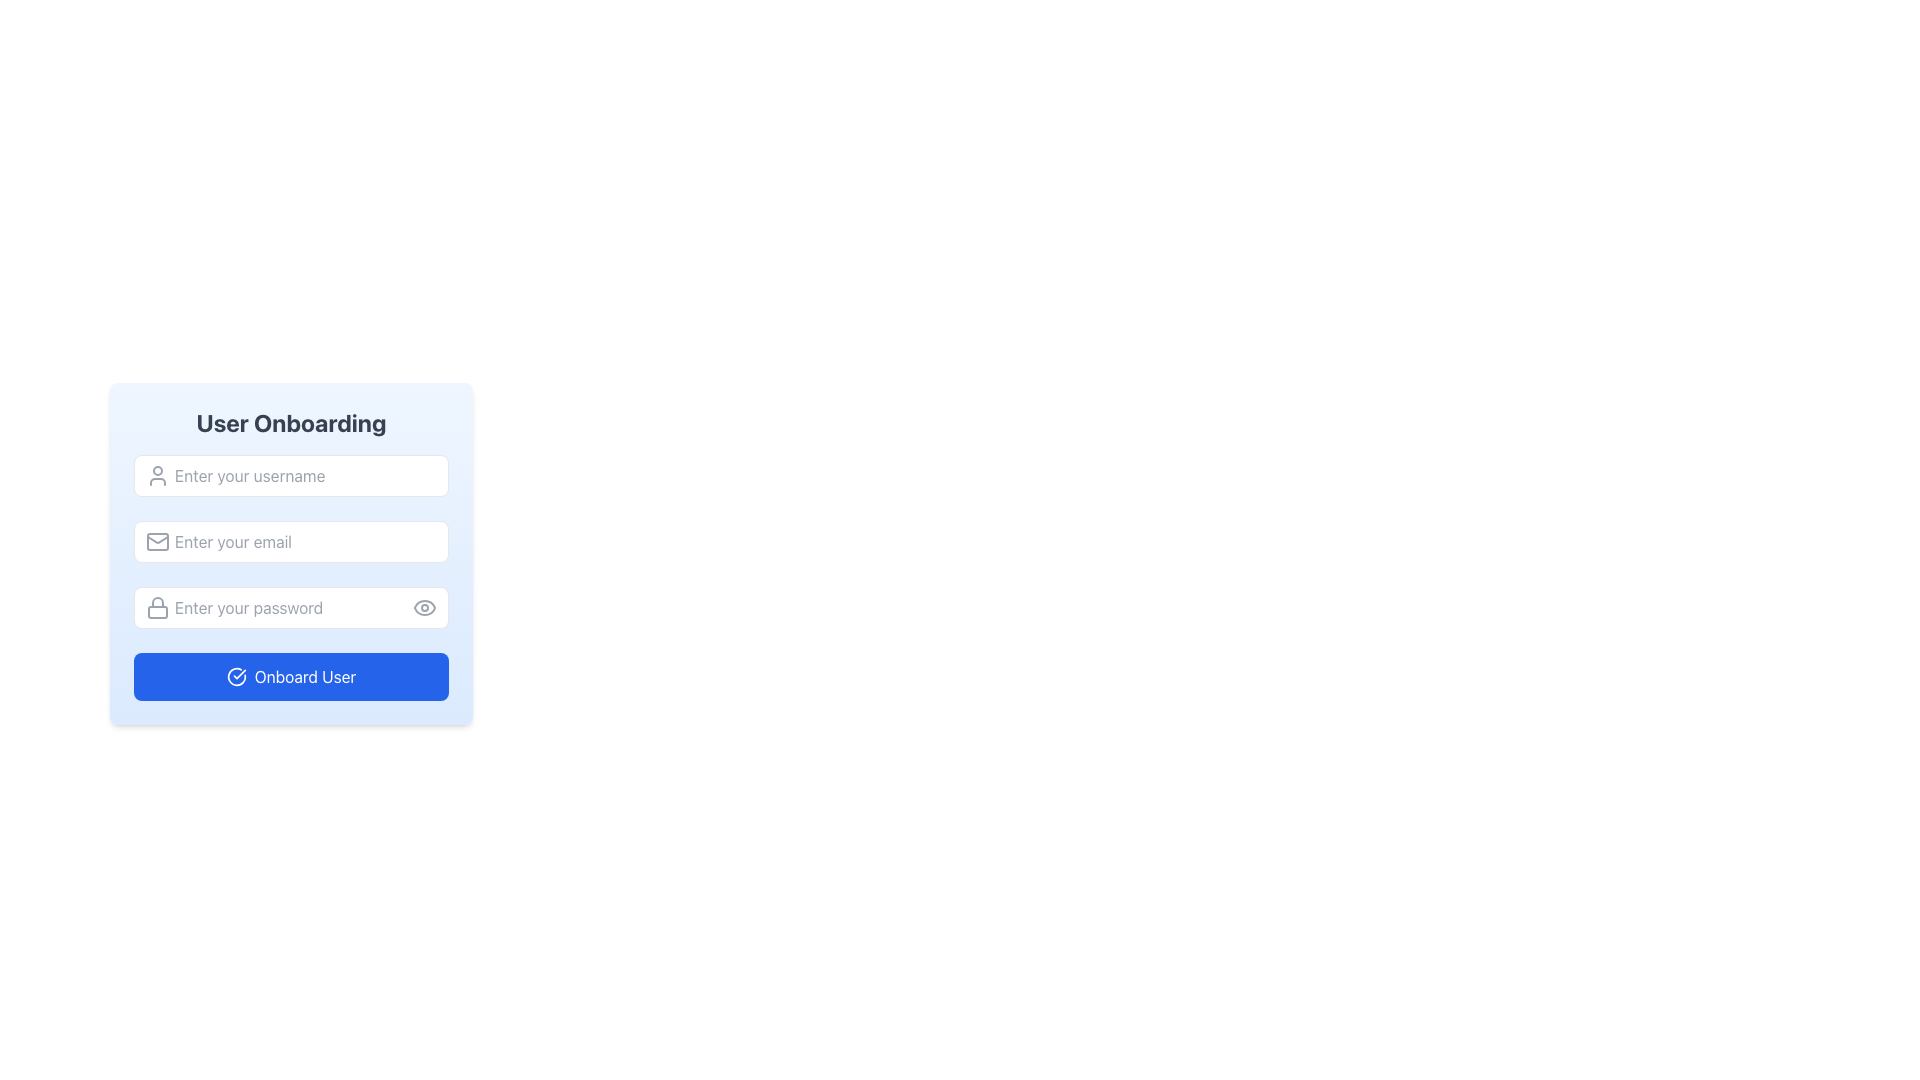 The width and height of the screenshot is (1920, 1080). I want to click on the small gray user icon located to the far left inside the username input field in the 'User Onboarding' section, so click(157, 475).